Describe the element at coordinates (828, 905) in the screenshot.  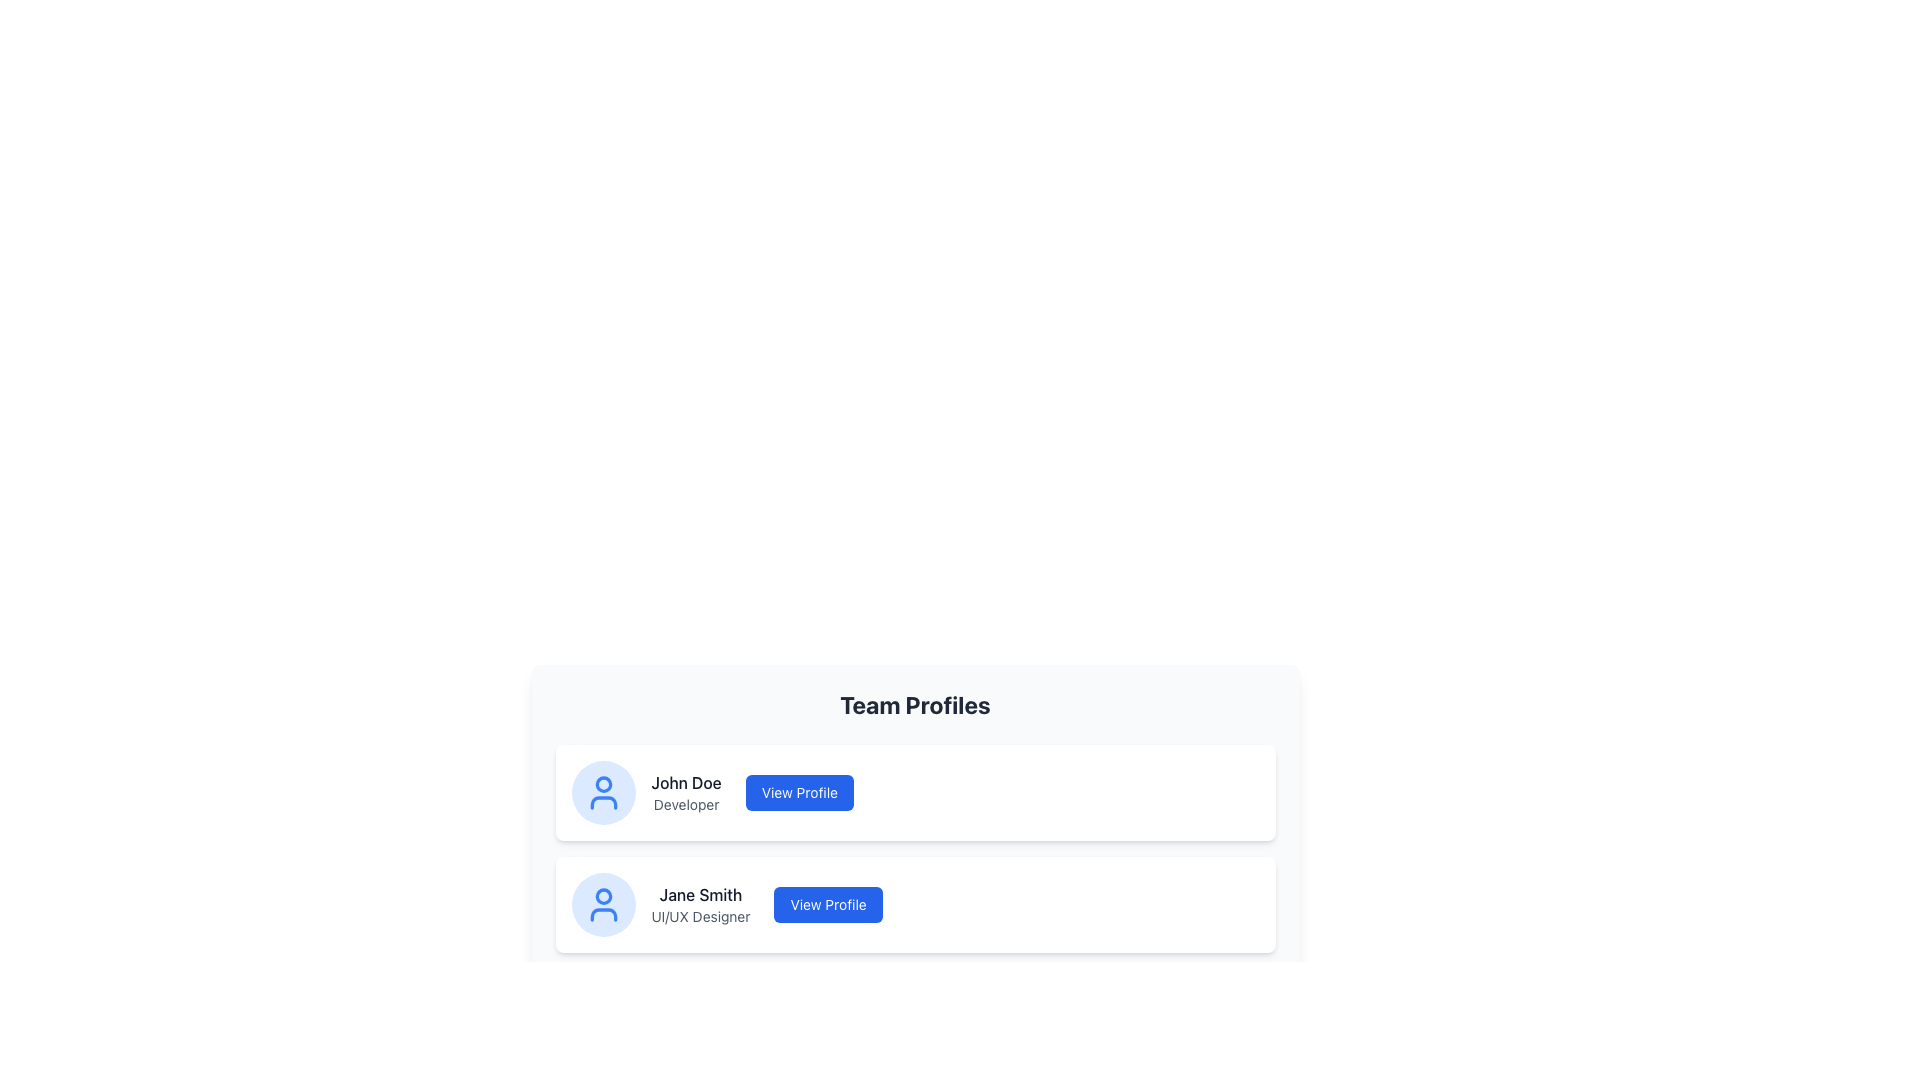
I see `the button that allows users` at that location.